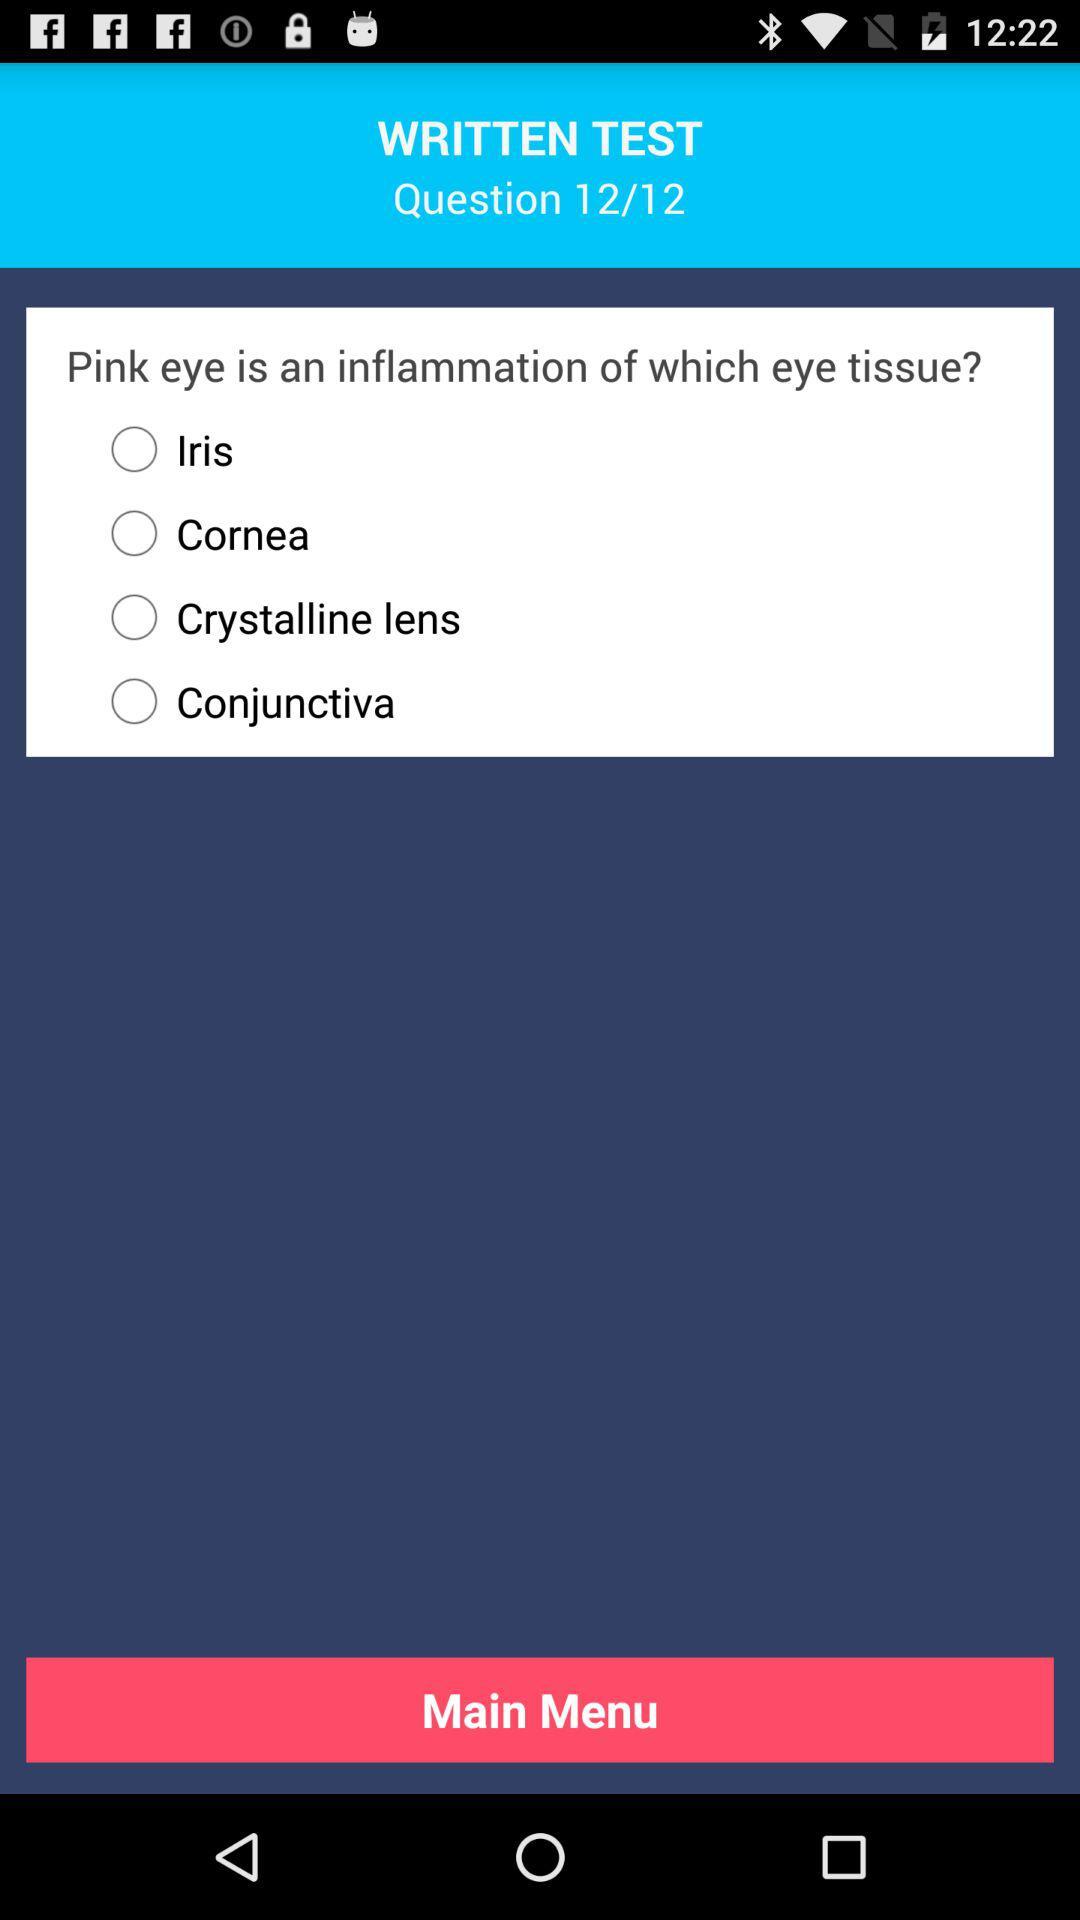 The height and width of the screenshot is (1920, 1080). Describe the element at coordinates (200, 533) in the screenshot. I see `icon above crystalline lens radio button` at that location.